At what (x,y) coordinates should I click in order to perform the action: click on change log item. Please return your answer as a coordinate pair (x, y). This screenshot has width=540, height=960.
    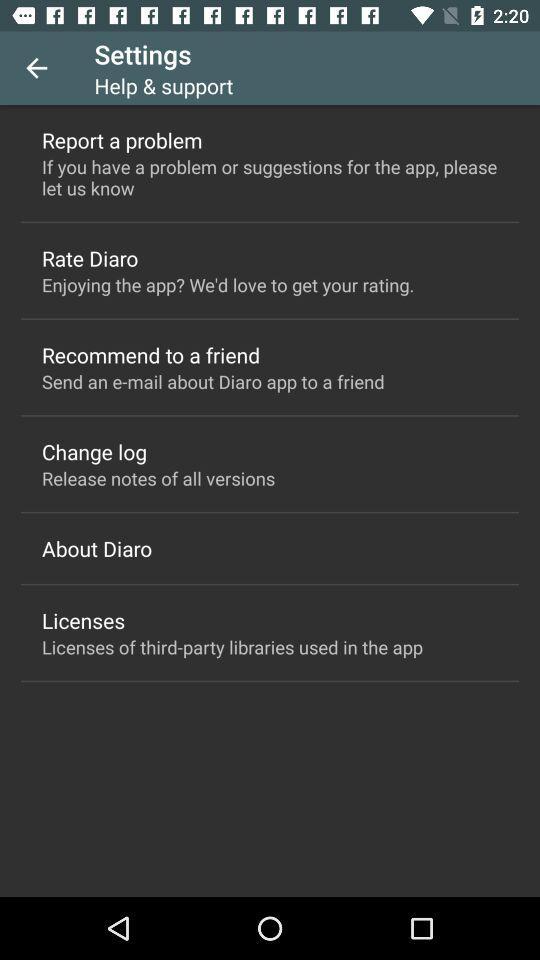
    Looking at the image, I should click on (93, 451).